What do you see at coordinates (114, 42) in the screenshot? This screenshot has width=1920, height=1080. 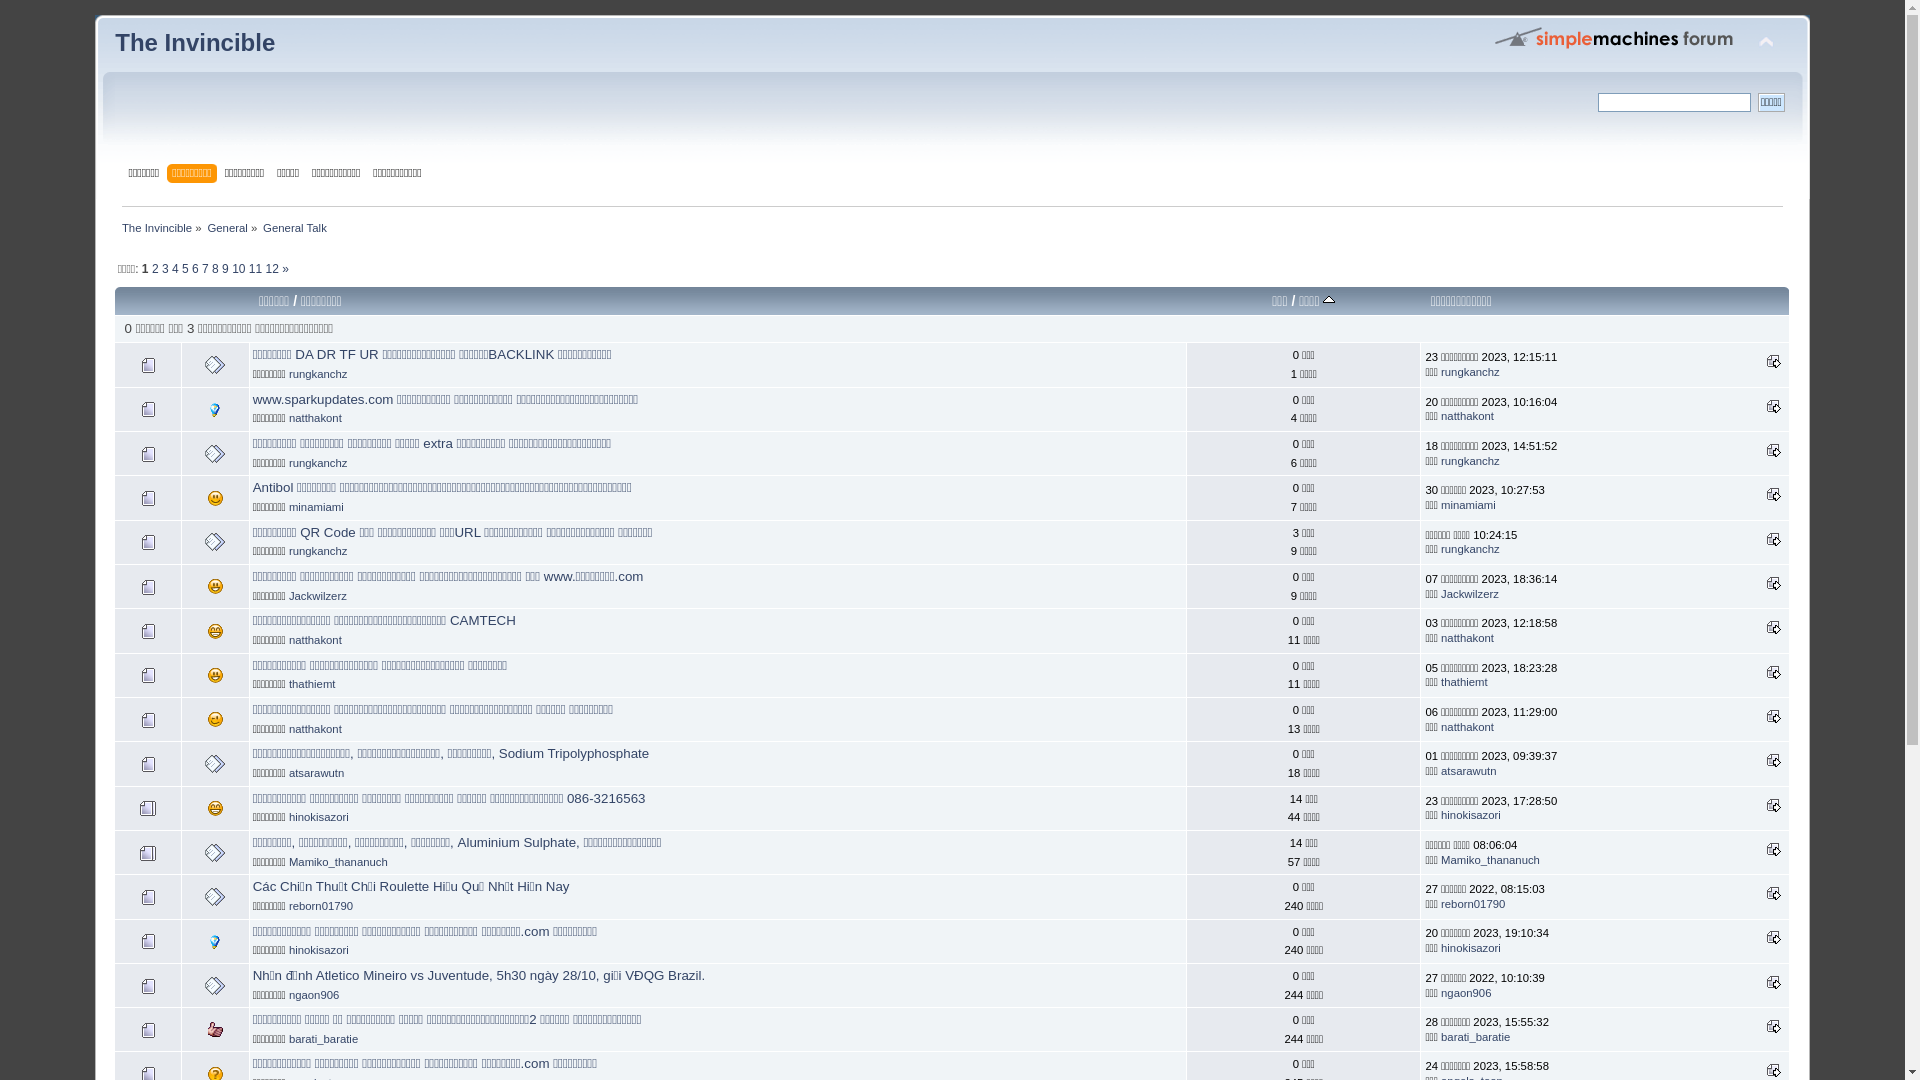 I see `'The Invincible'` at bounding box center [114, 42].